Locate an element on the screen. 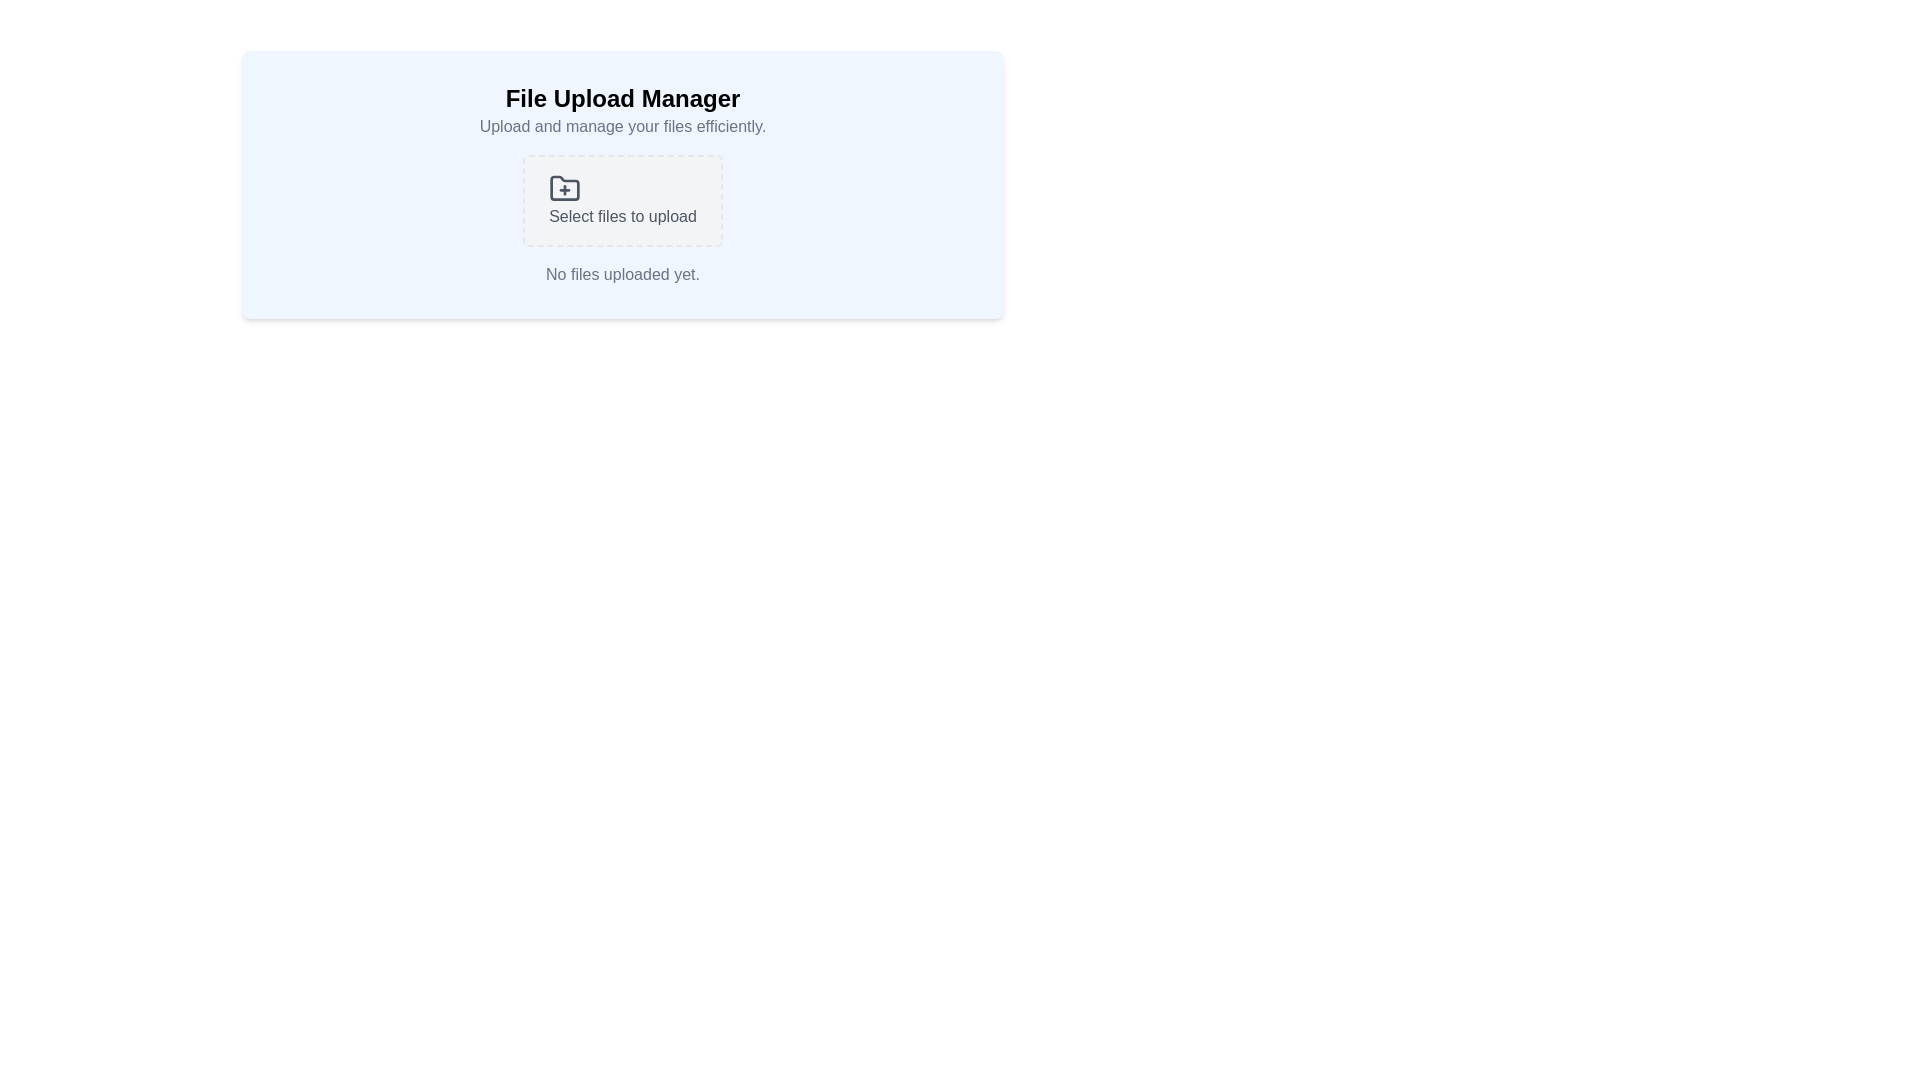  the Interactive panel labeled 'File Upload Manager' is located at coordinates (622, 219).